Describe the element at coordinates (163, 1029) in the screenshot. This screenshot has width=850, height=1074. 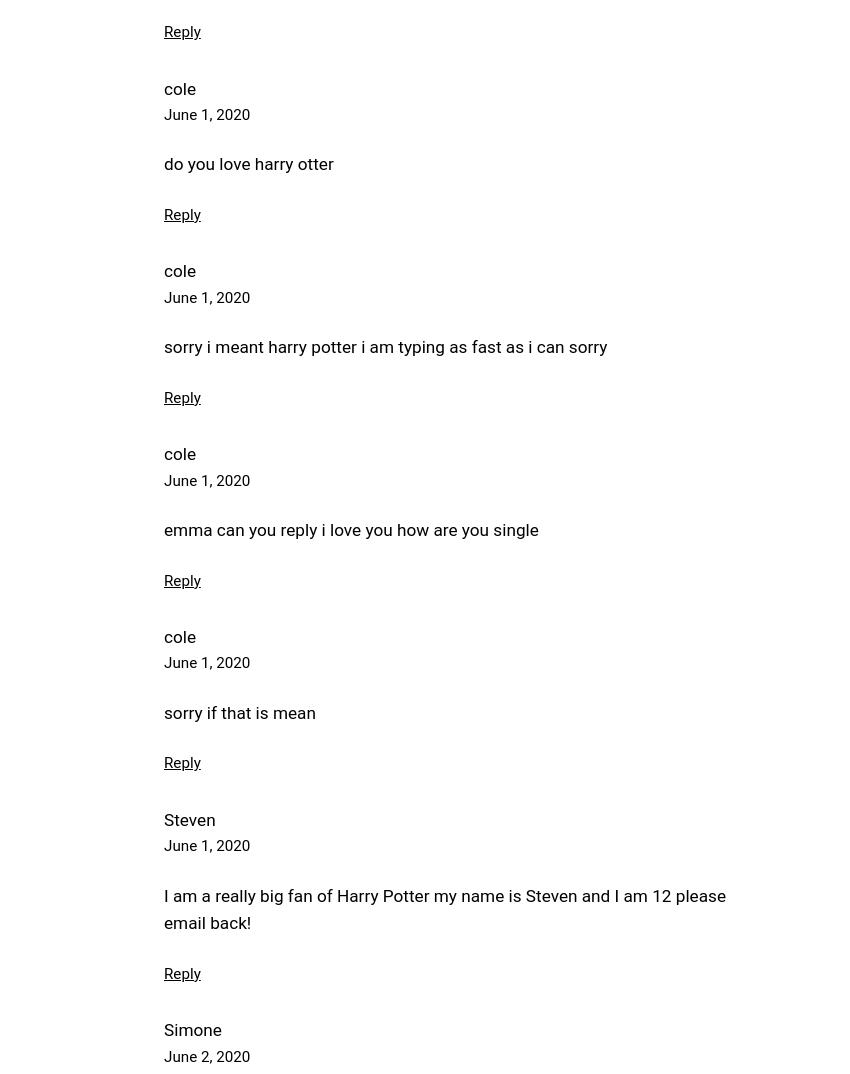
I see `'Simone'` at that location.